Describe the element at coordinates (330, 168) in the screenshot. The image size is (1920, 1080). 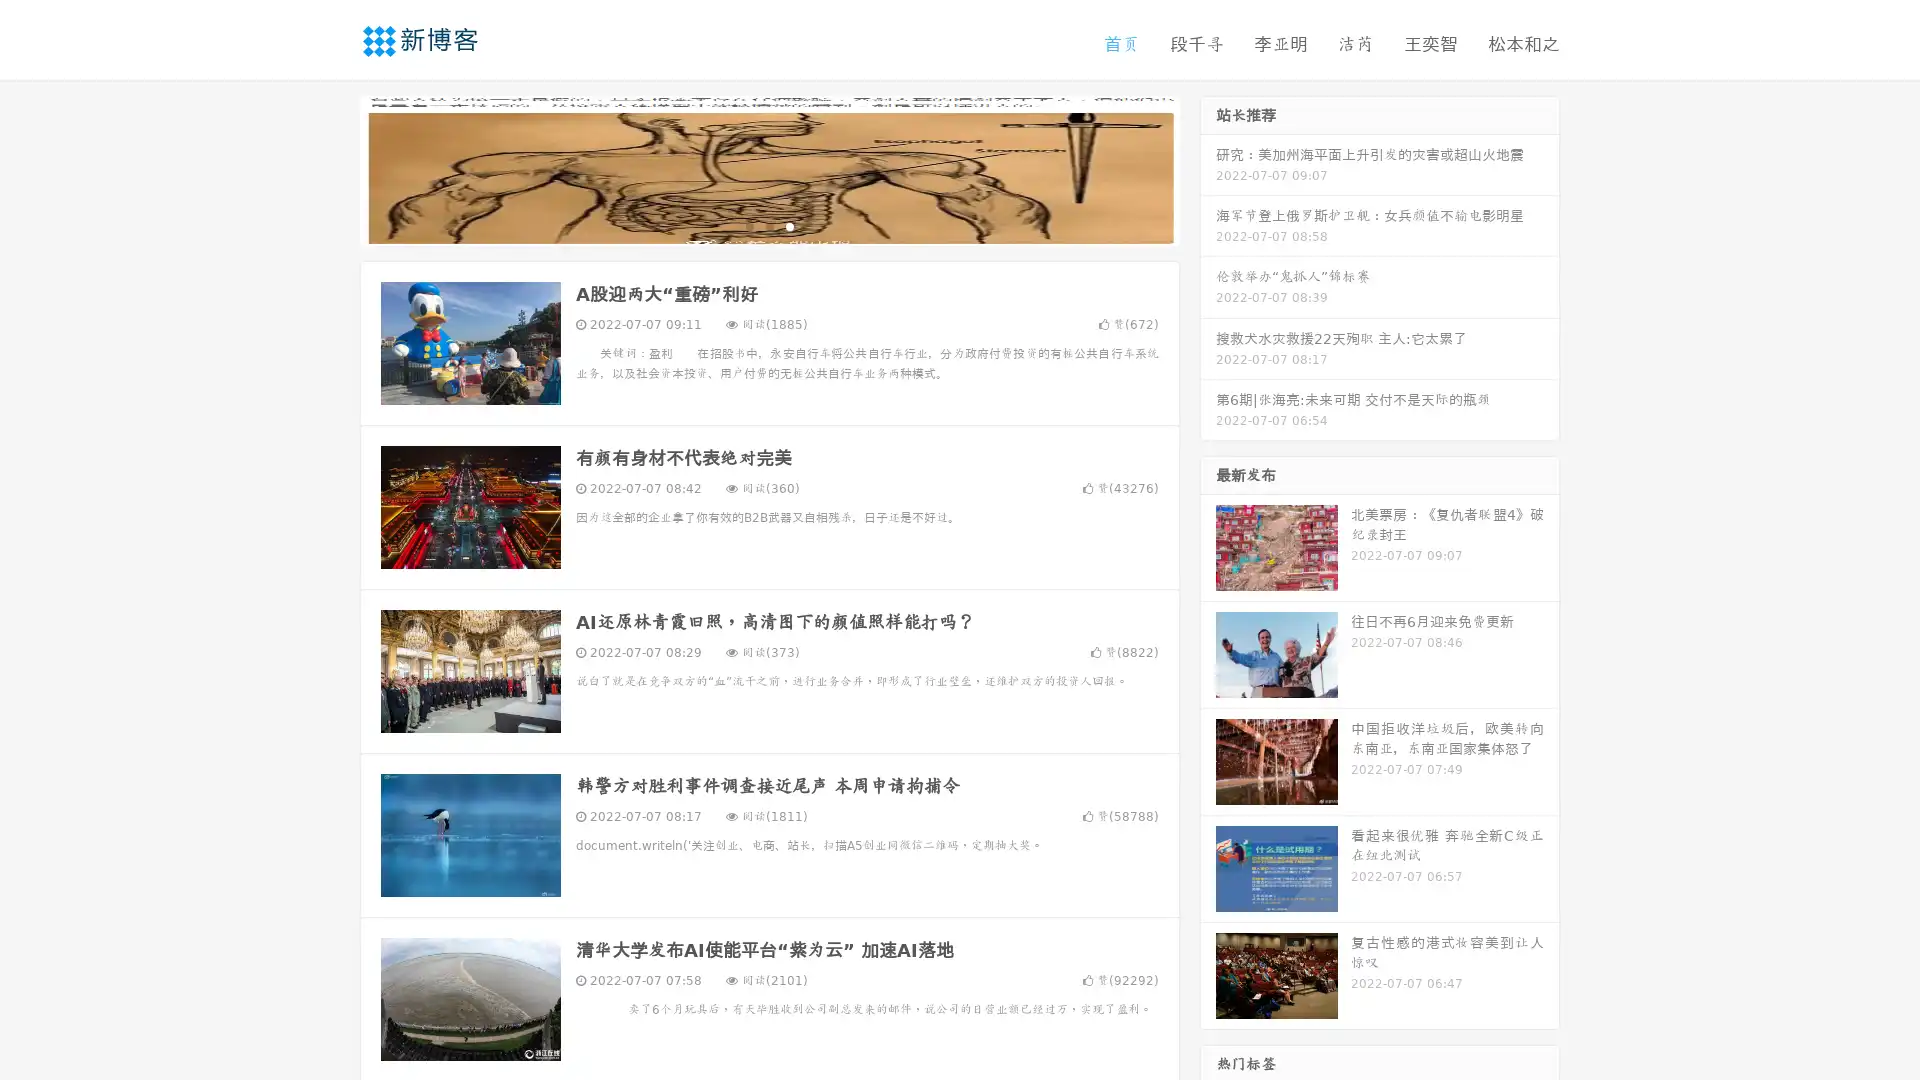
I see `Previous slide` at that location.